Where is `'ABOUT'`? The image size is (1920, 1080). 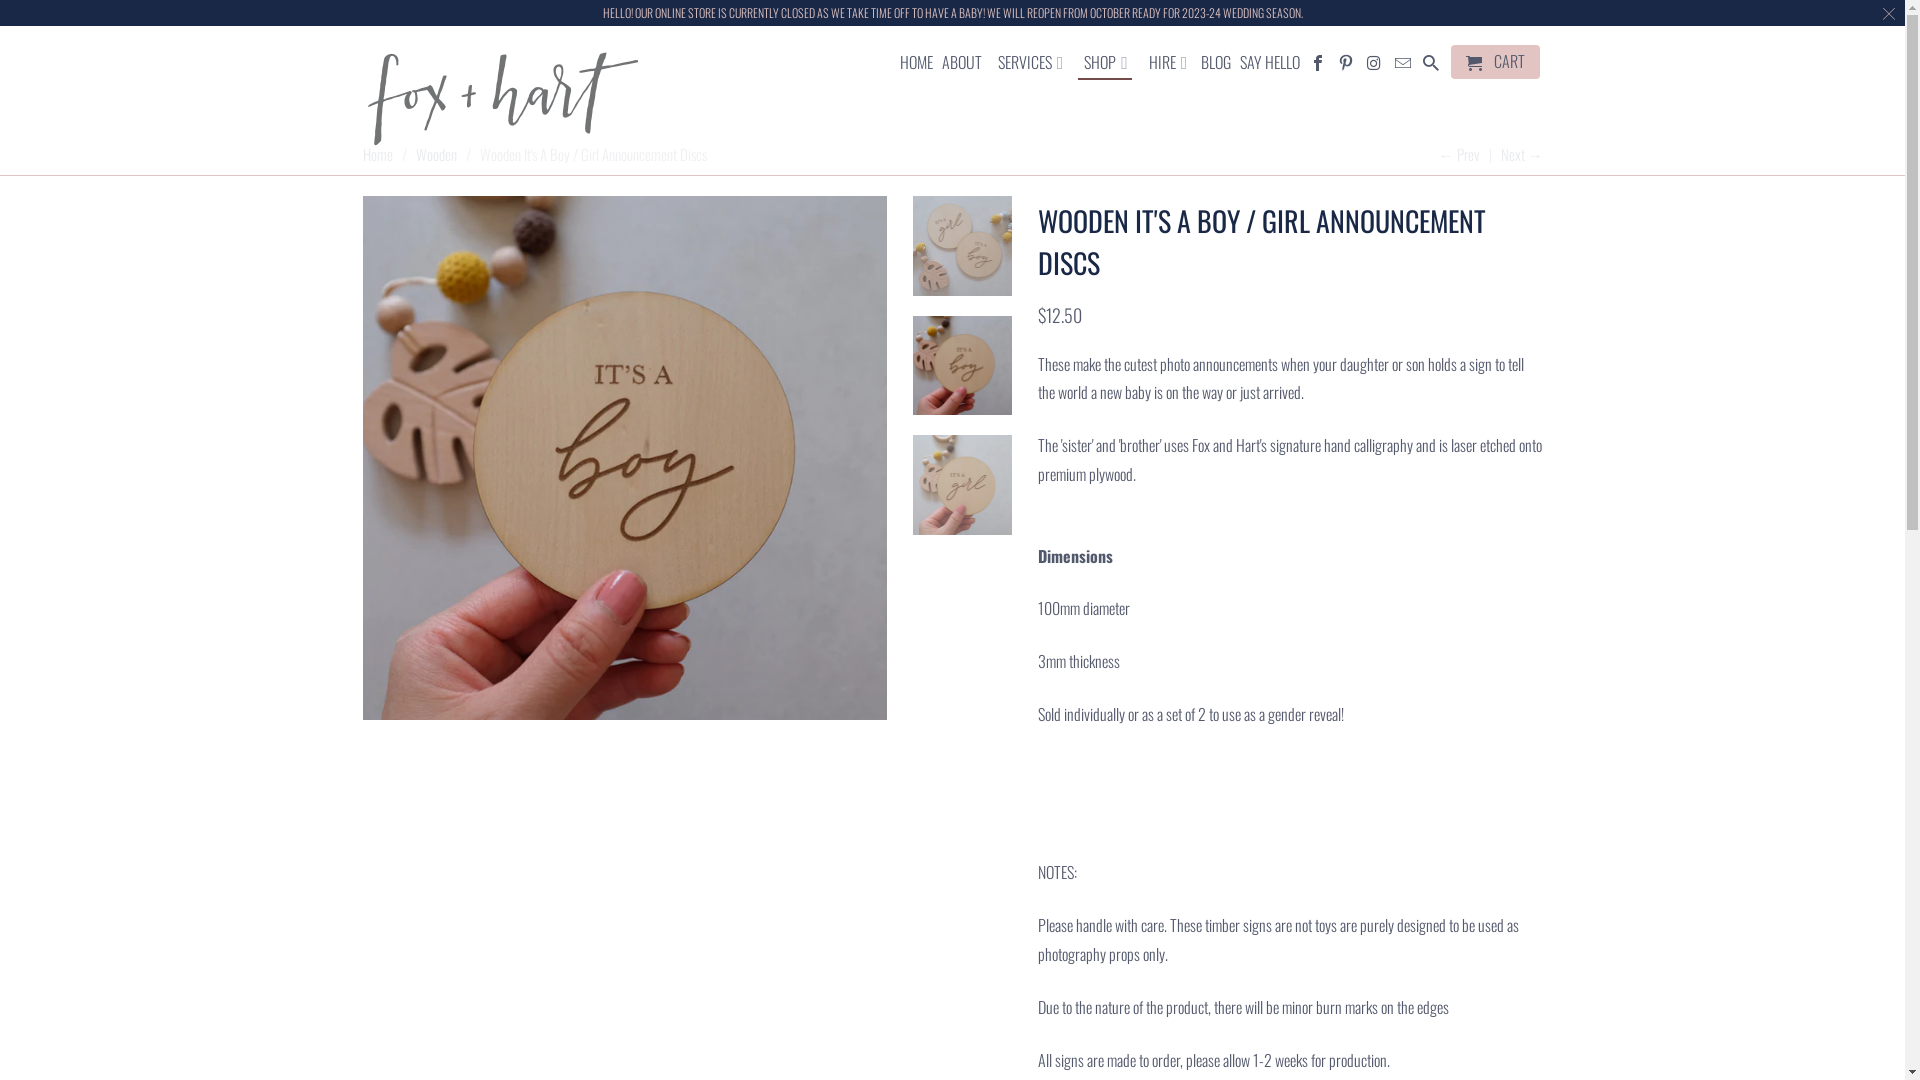 'ABOUT' is located at coordinates (940, 64).